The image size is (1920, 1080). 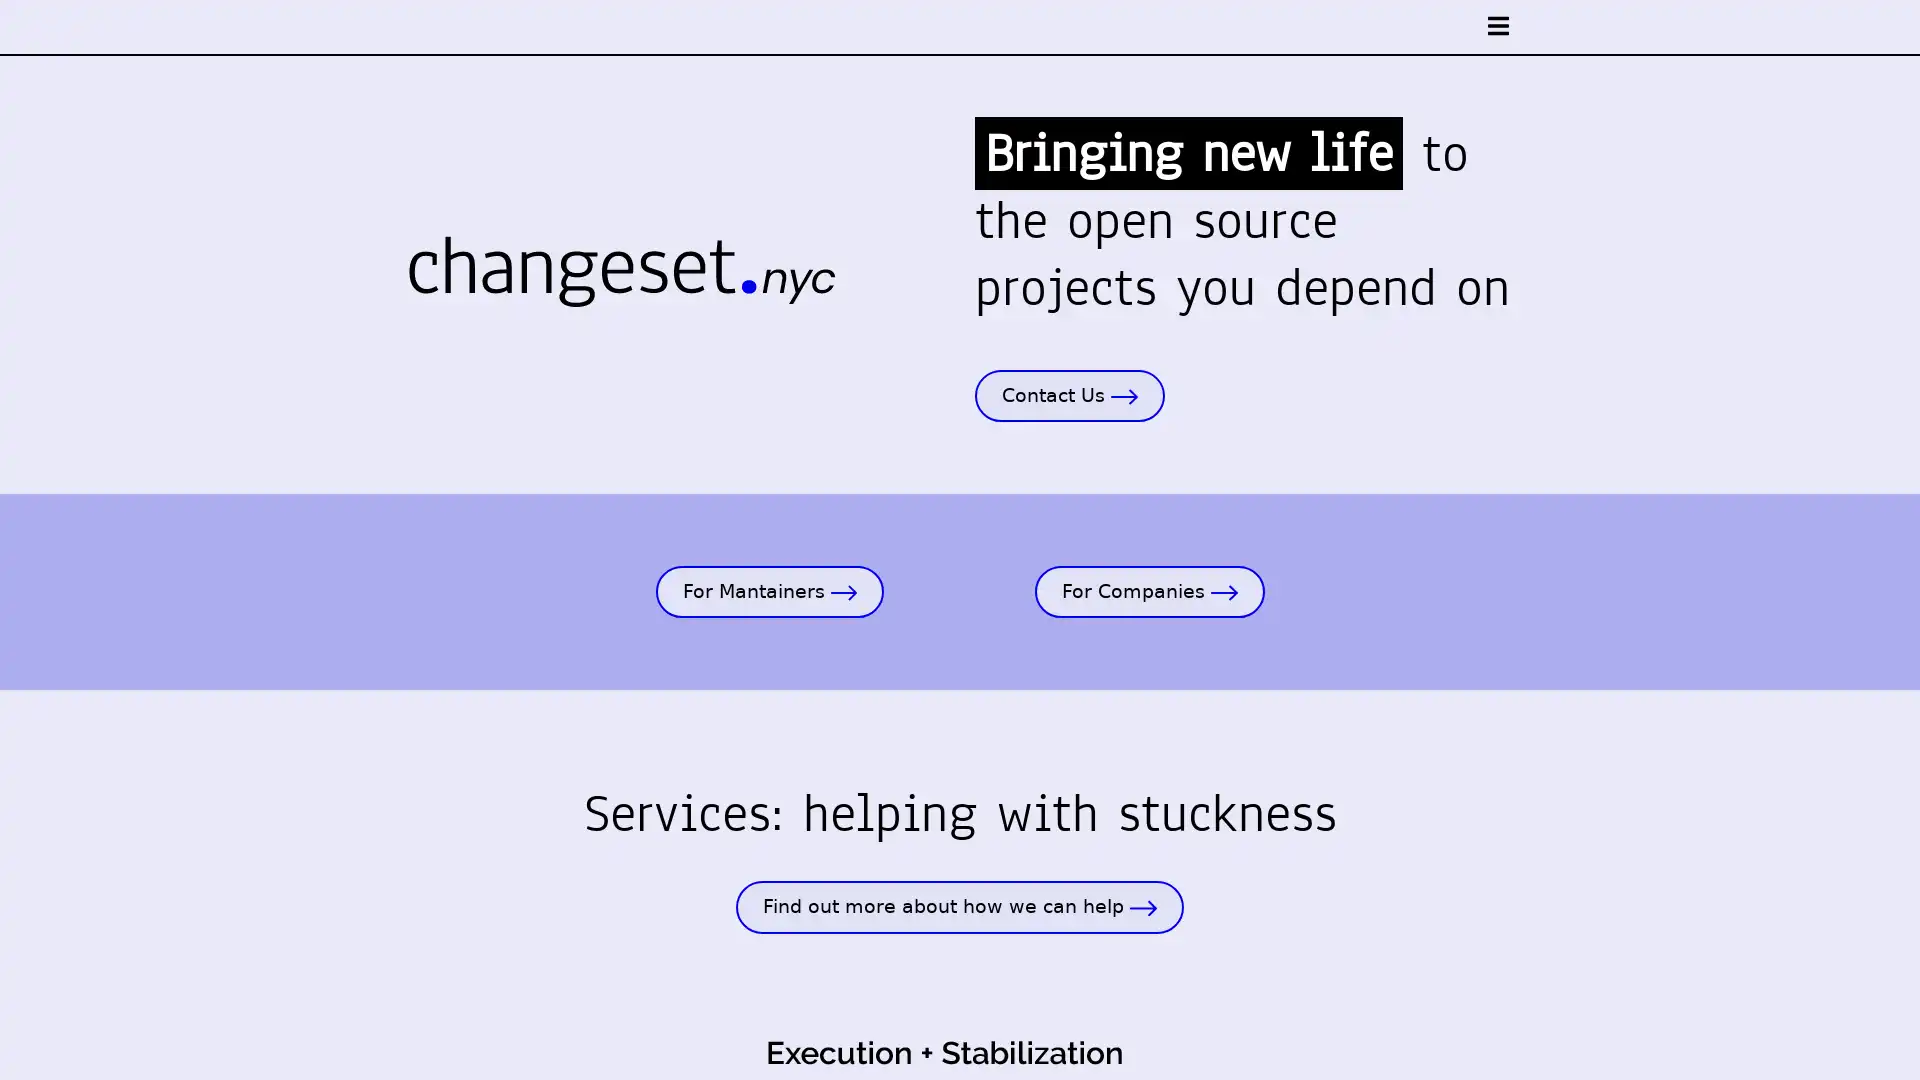 I want to click on open nav, so click(x=1498, y=27).